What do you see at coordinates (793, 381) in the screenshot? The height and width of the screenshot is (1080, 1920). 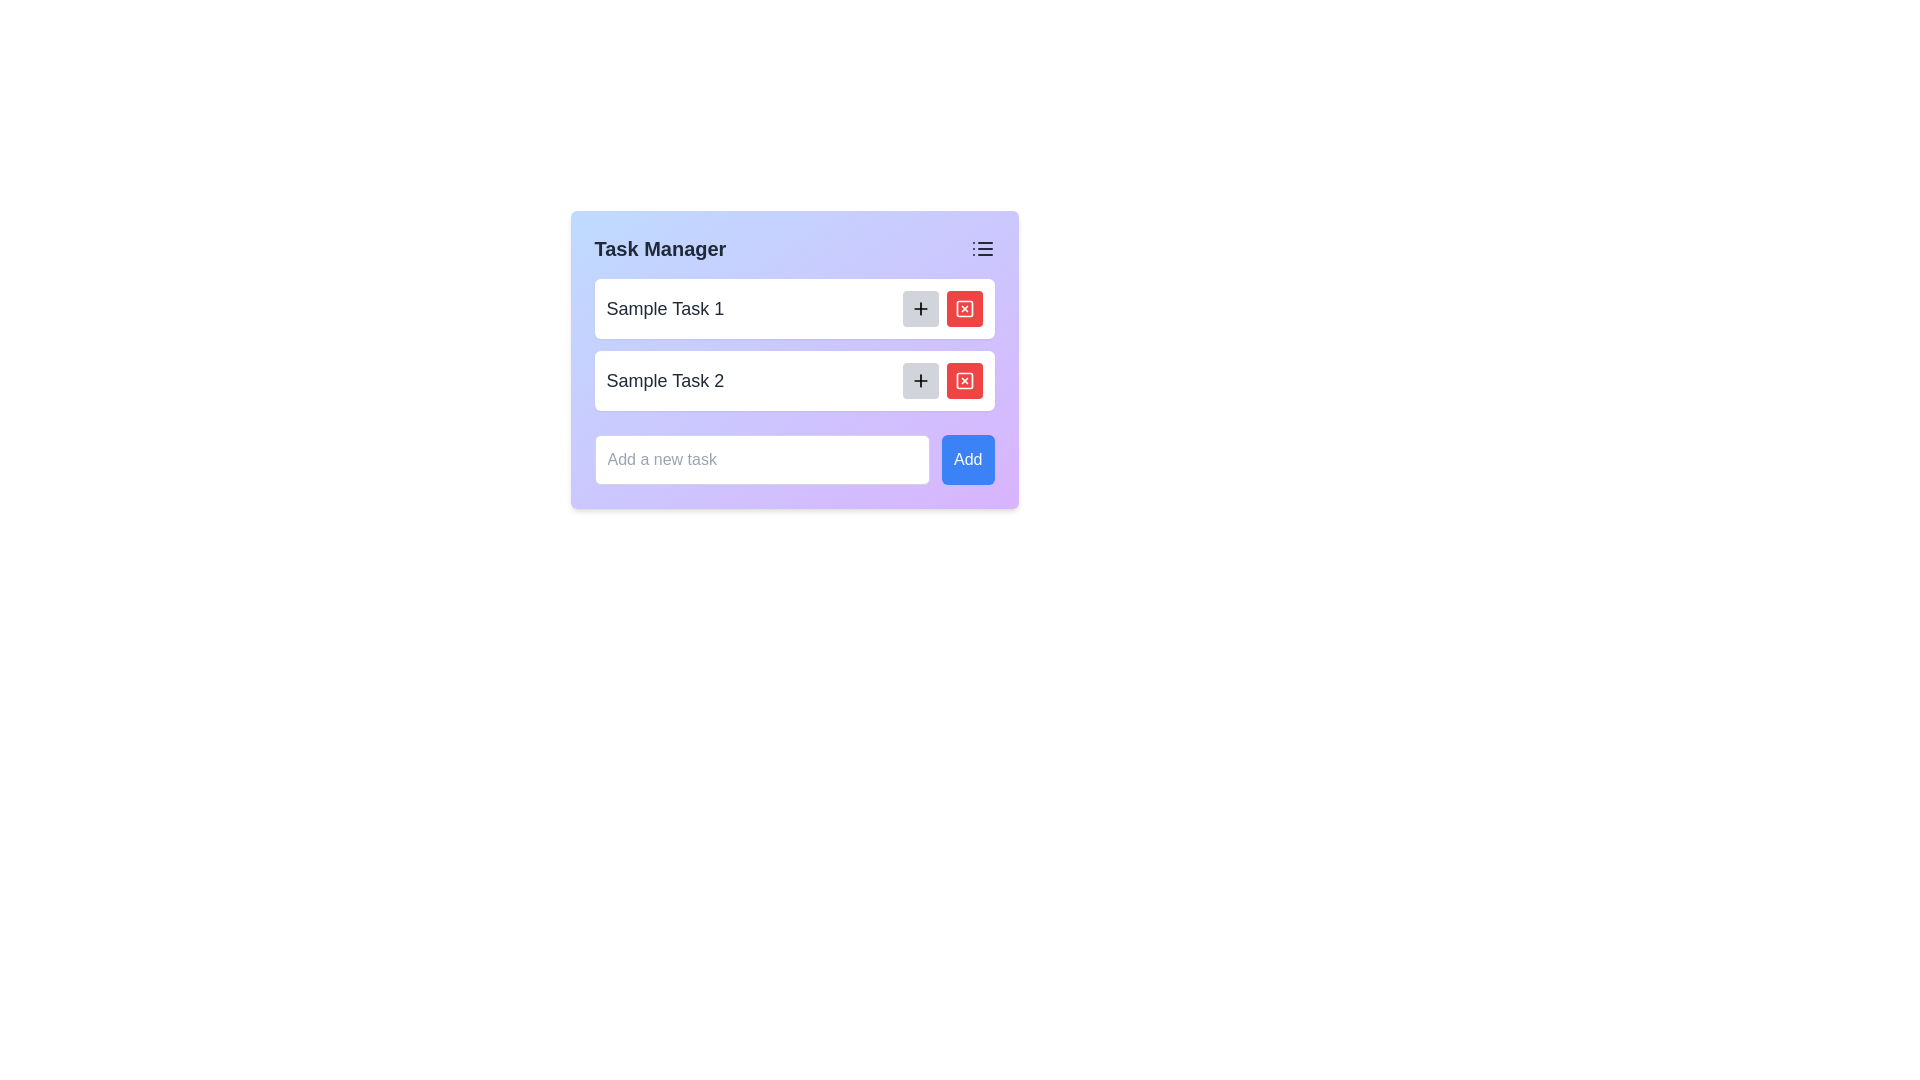 I see `the task preview element that represents a task in the task management interface, located below 'Sample Task 1'` at bounding box center [793, 381].